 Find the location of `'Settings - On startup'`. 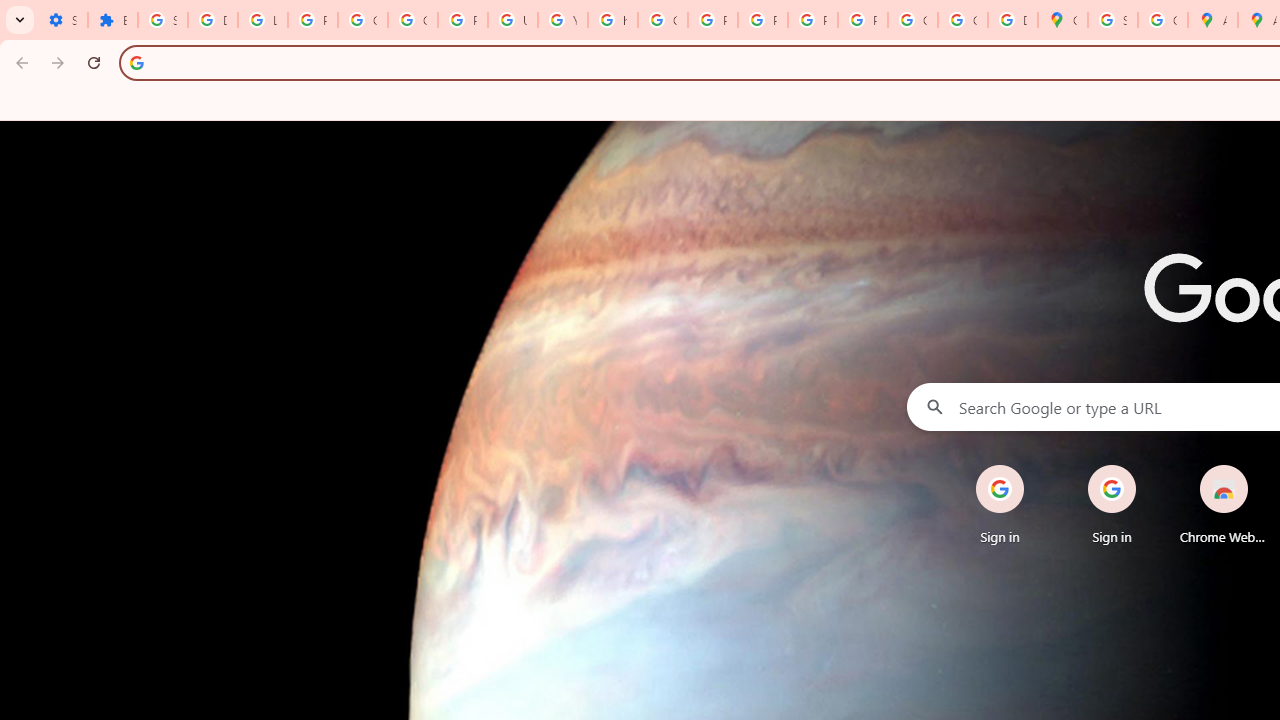

'Settings - On startup' is located at coordinates (62, 20).